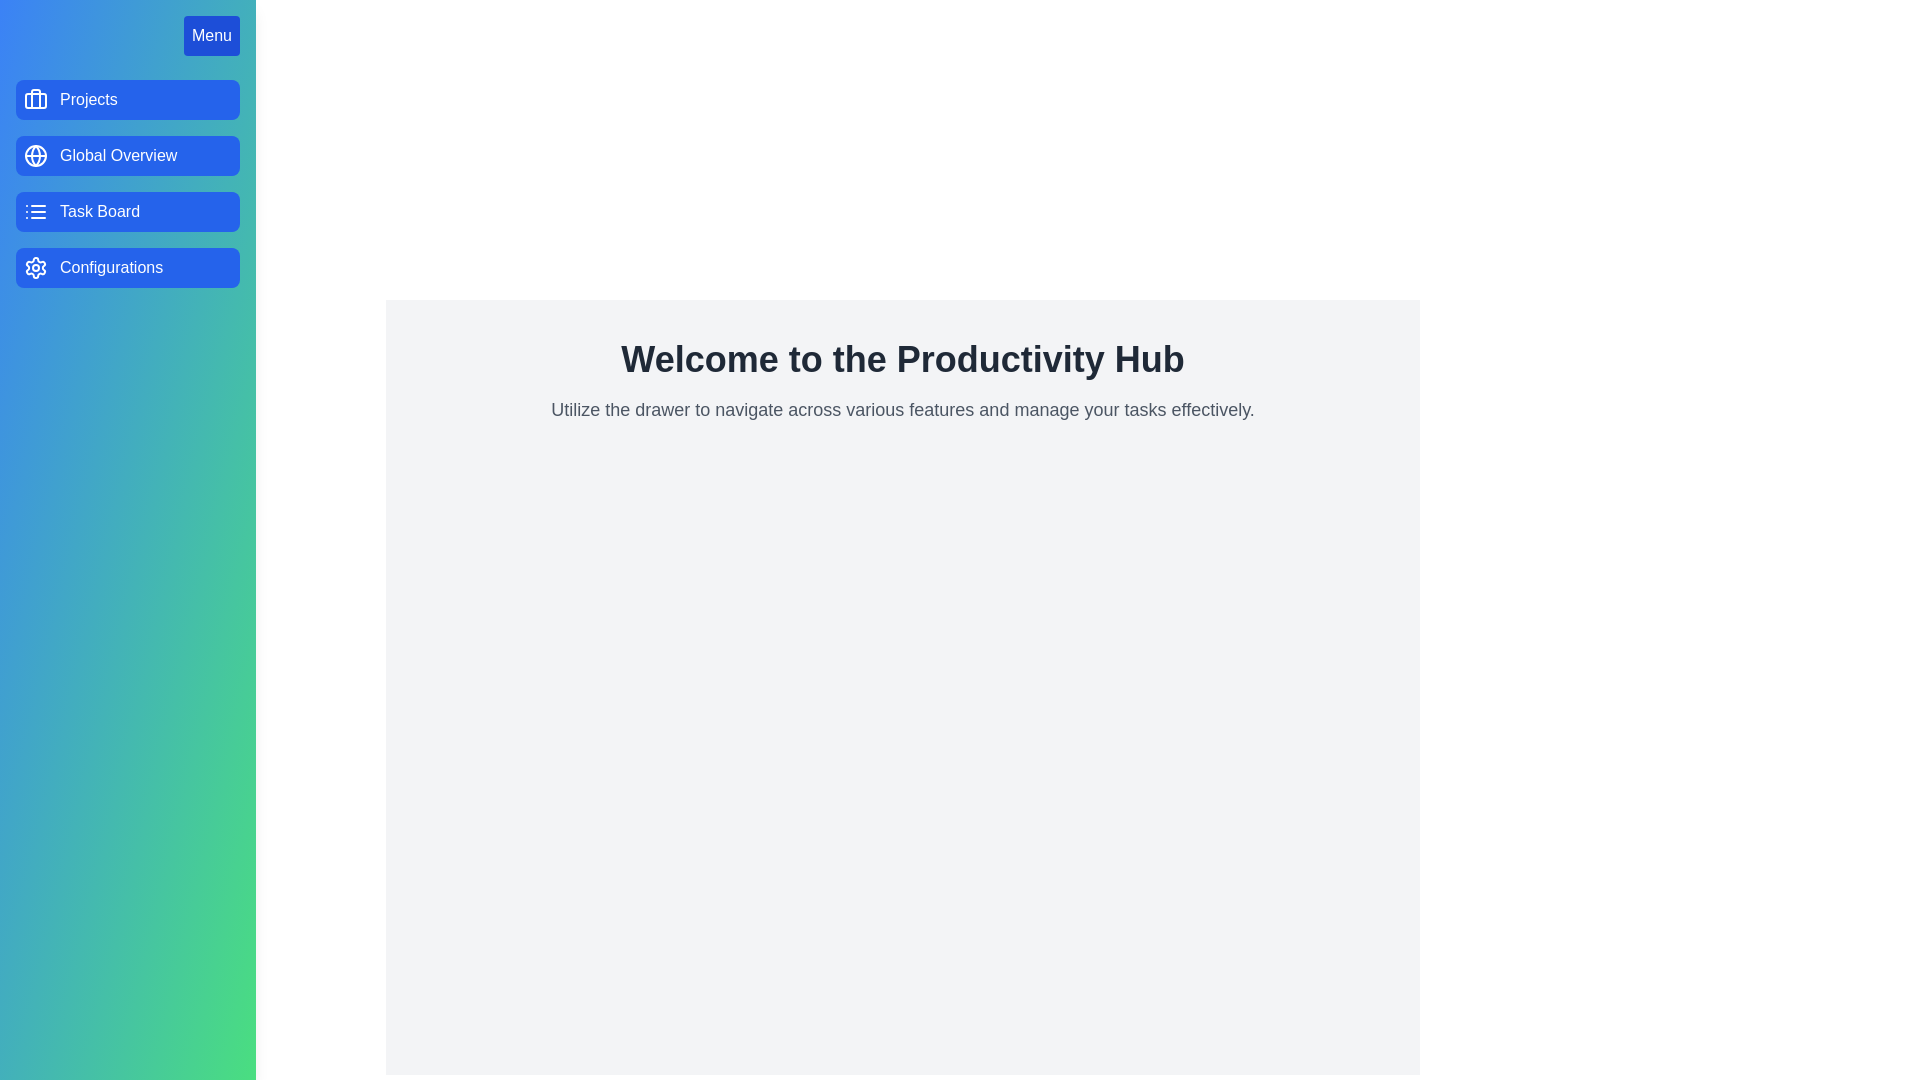 The image size is (1920, 1080). What do you see at coordinates (127, 266) in the screenshot?
I see `the menu option Configurations to provide visual feedback` at bounding box center [127, 266].